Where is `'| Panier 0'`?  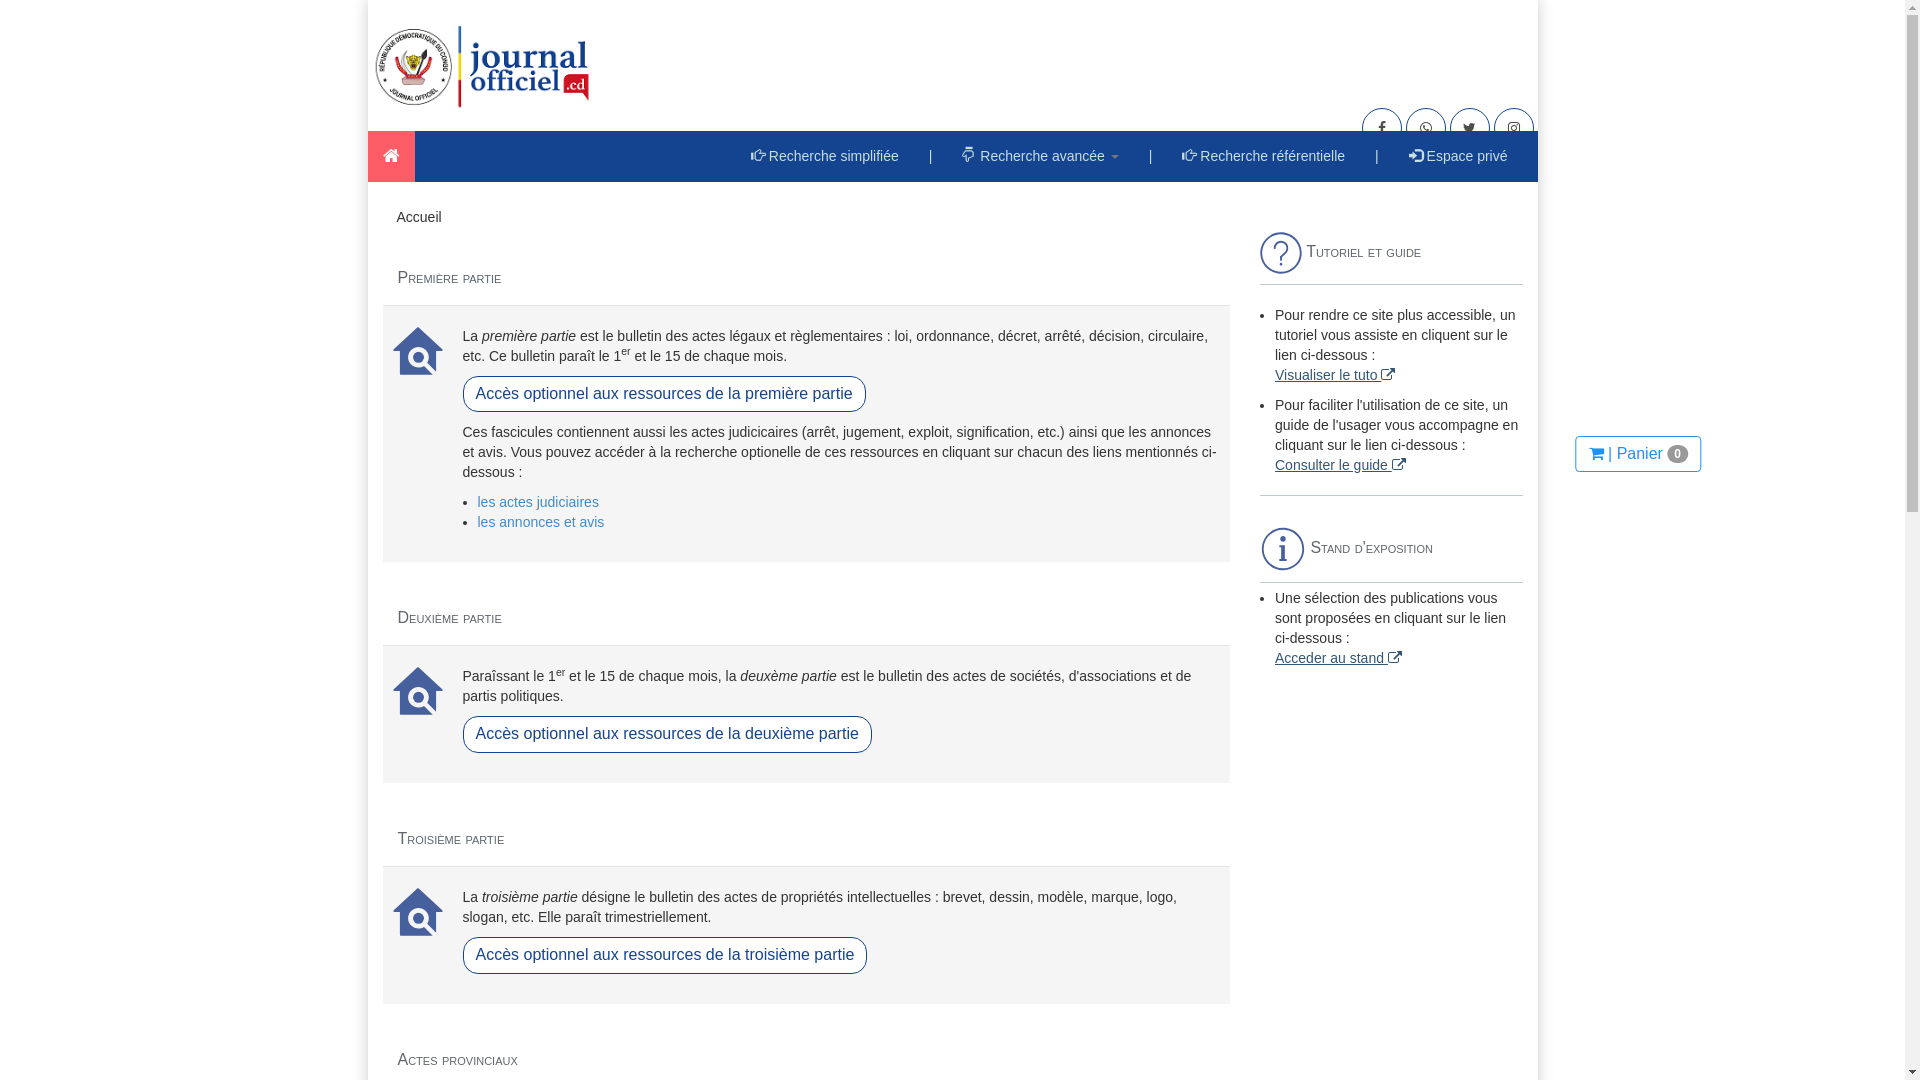 '| Panier 0' is located at coordinates (1574, 454).